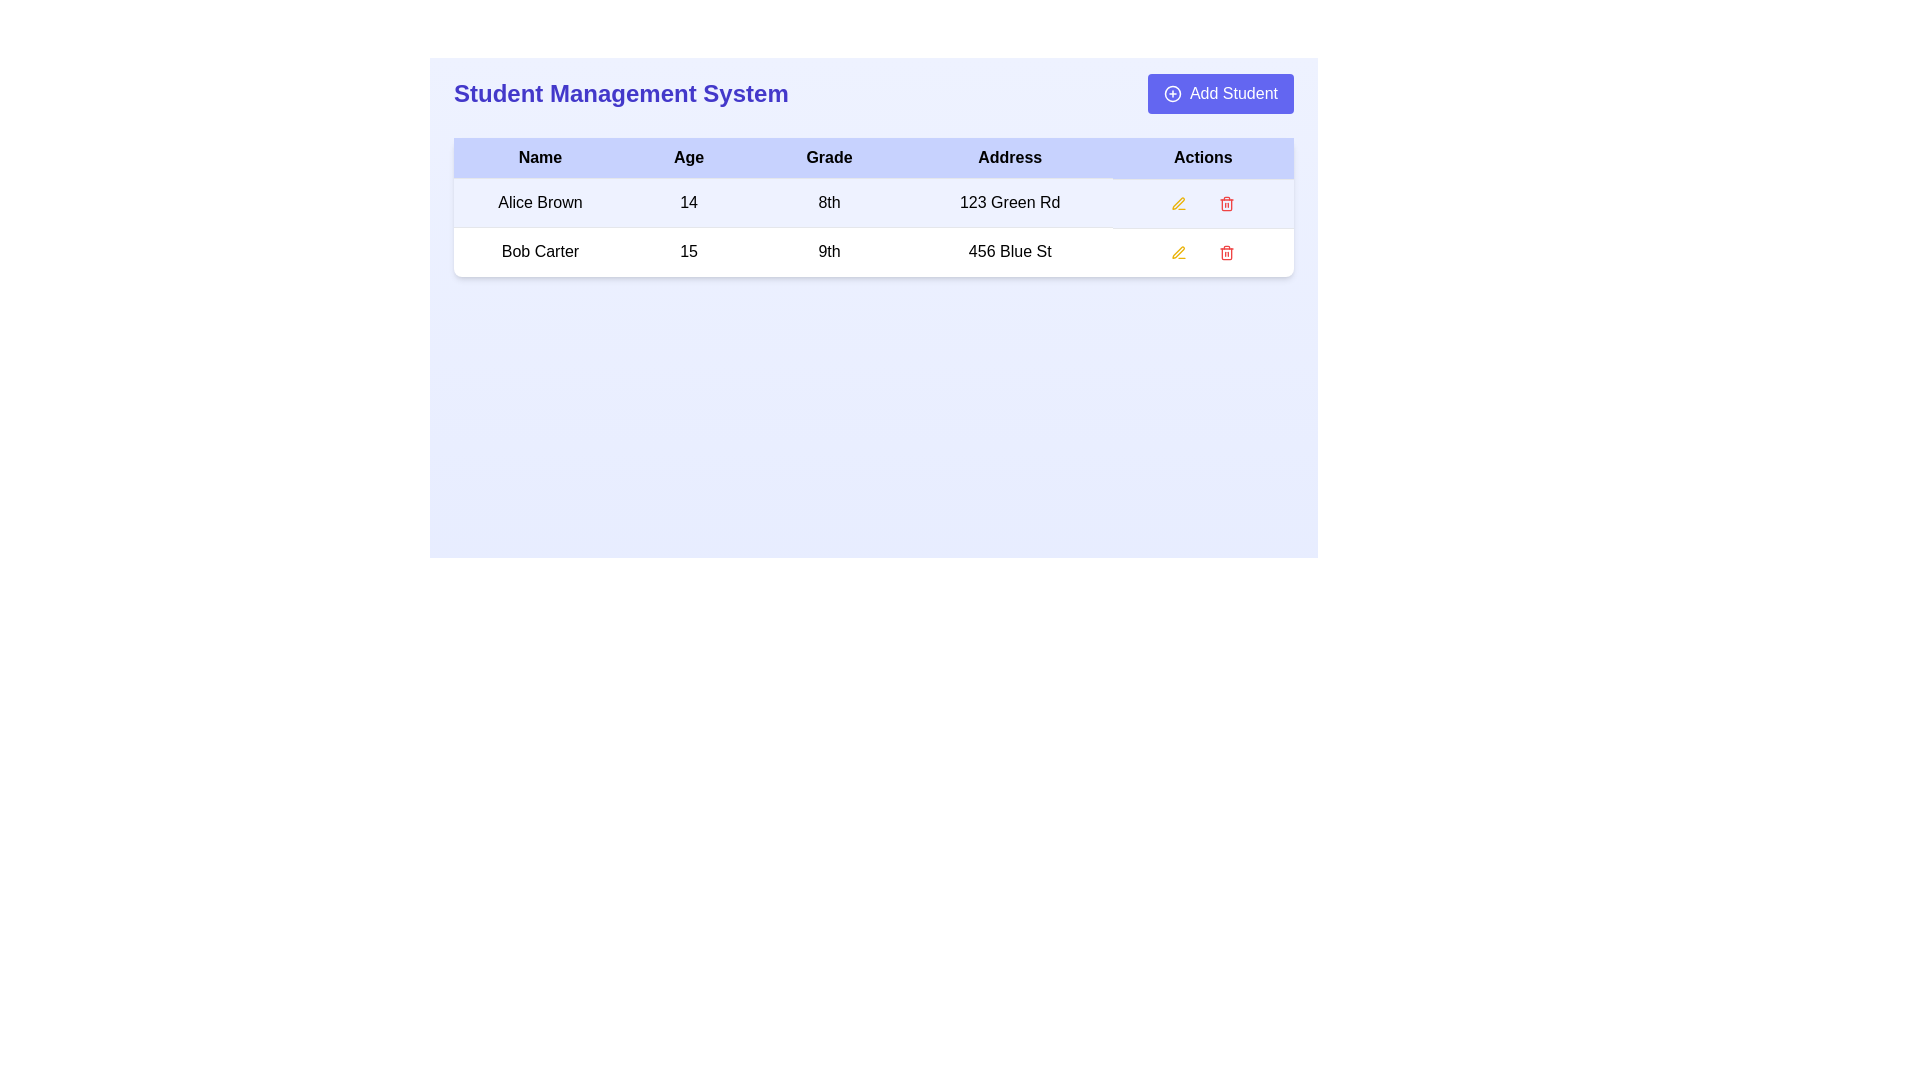 The image size is (1920, 1080). Describe the element at coordinates (689, 157) in the screenshot. I see `text from the 'Age' label, which is a bold text label located in the second column of the header row of a table, positioned between the 'Name' and 'Grade' columns` at that location.